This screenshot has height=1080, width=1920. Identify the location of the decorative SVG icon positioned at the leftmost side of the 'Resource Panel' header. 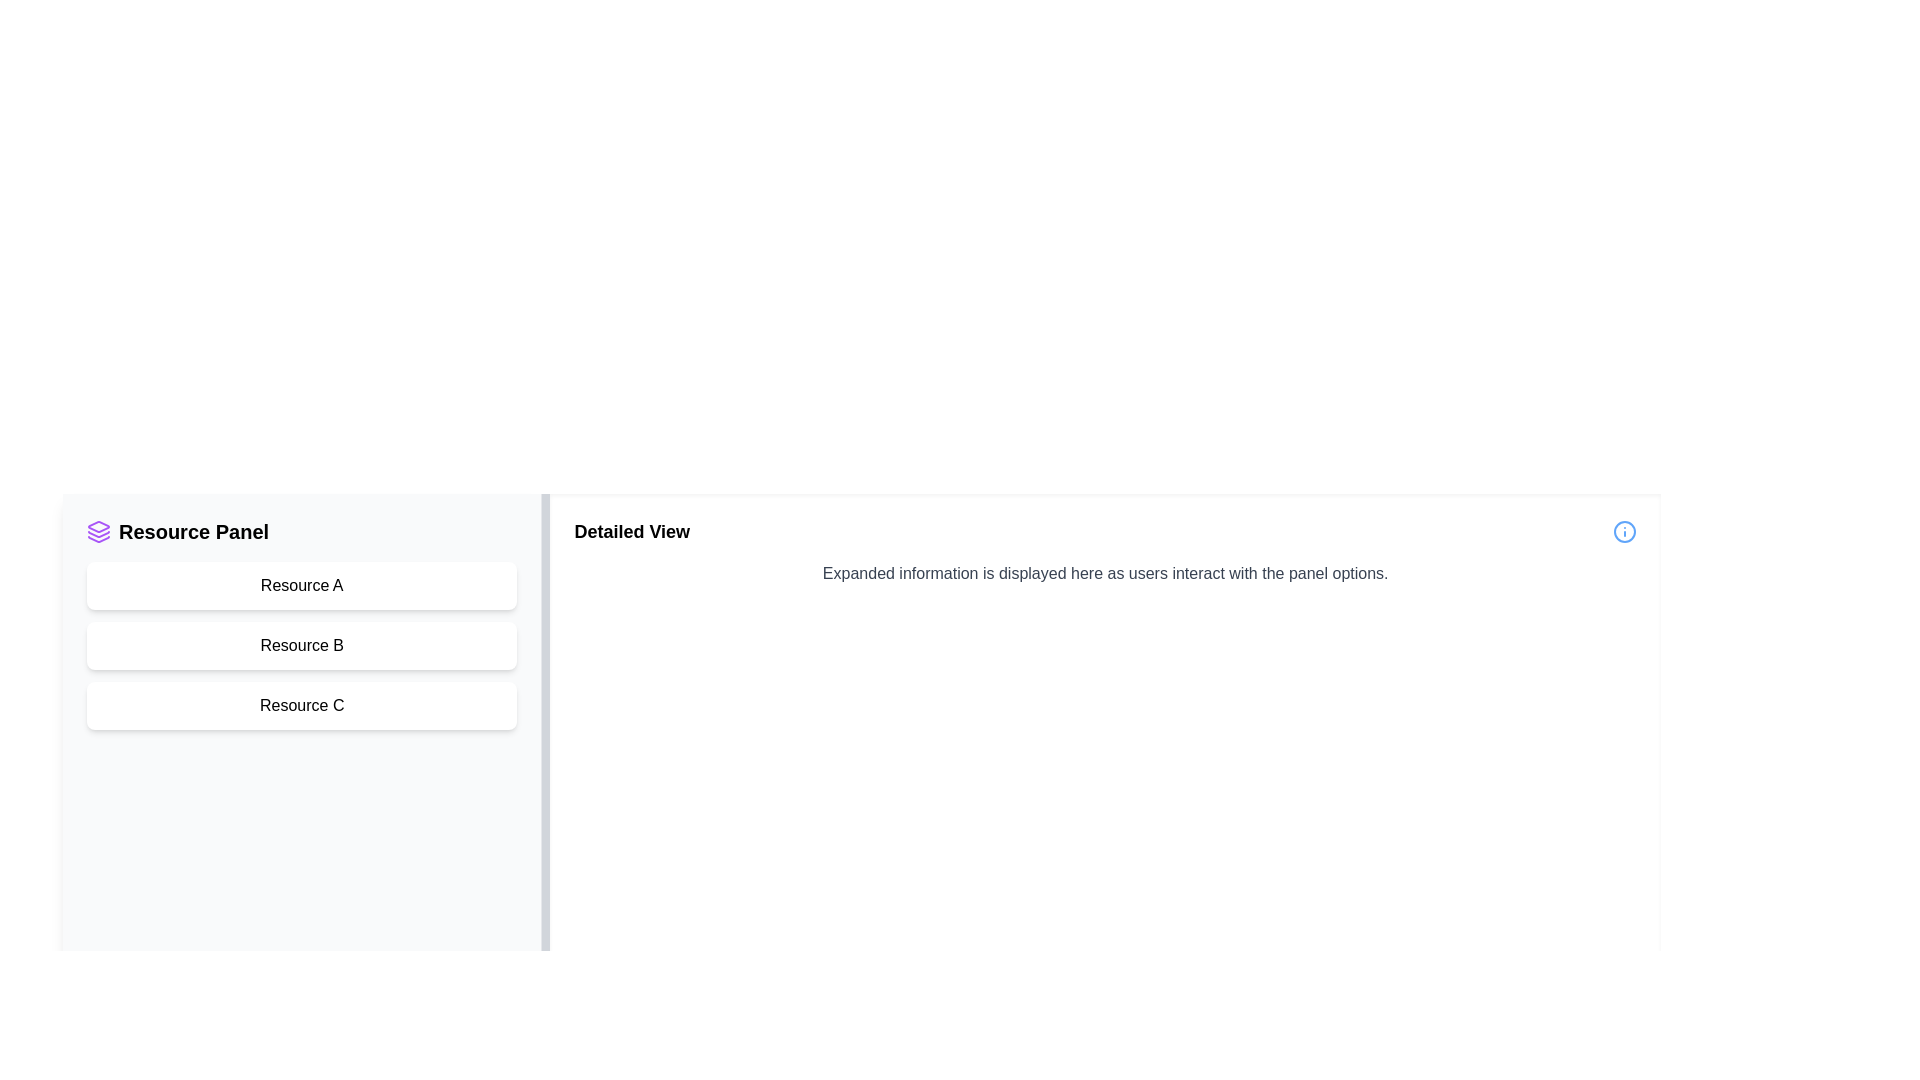
(98, 531).